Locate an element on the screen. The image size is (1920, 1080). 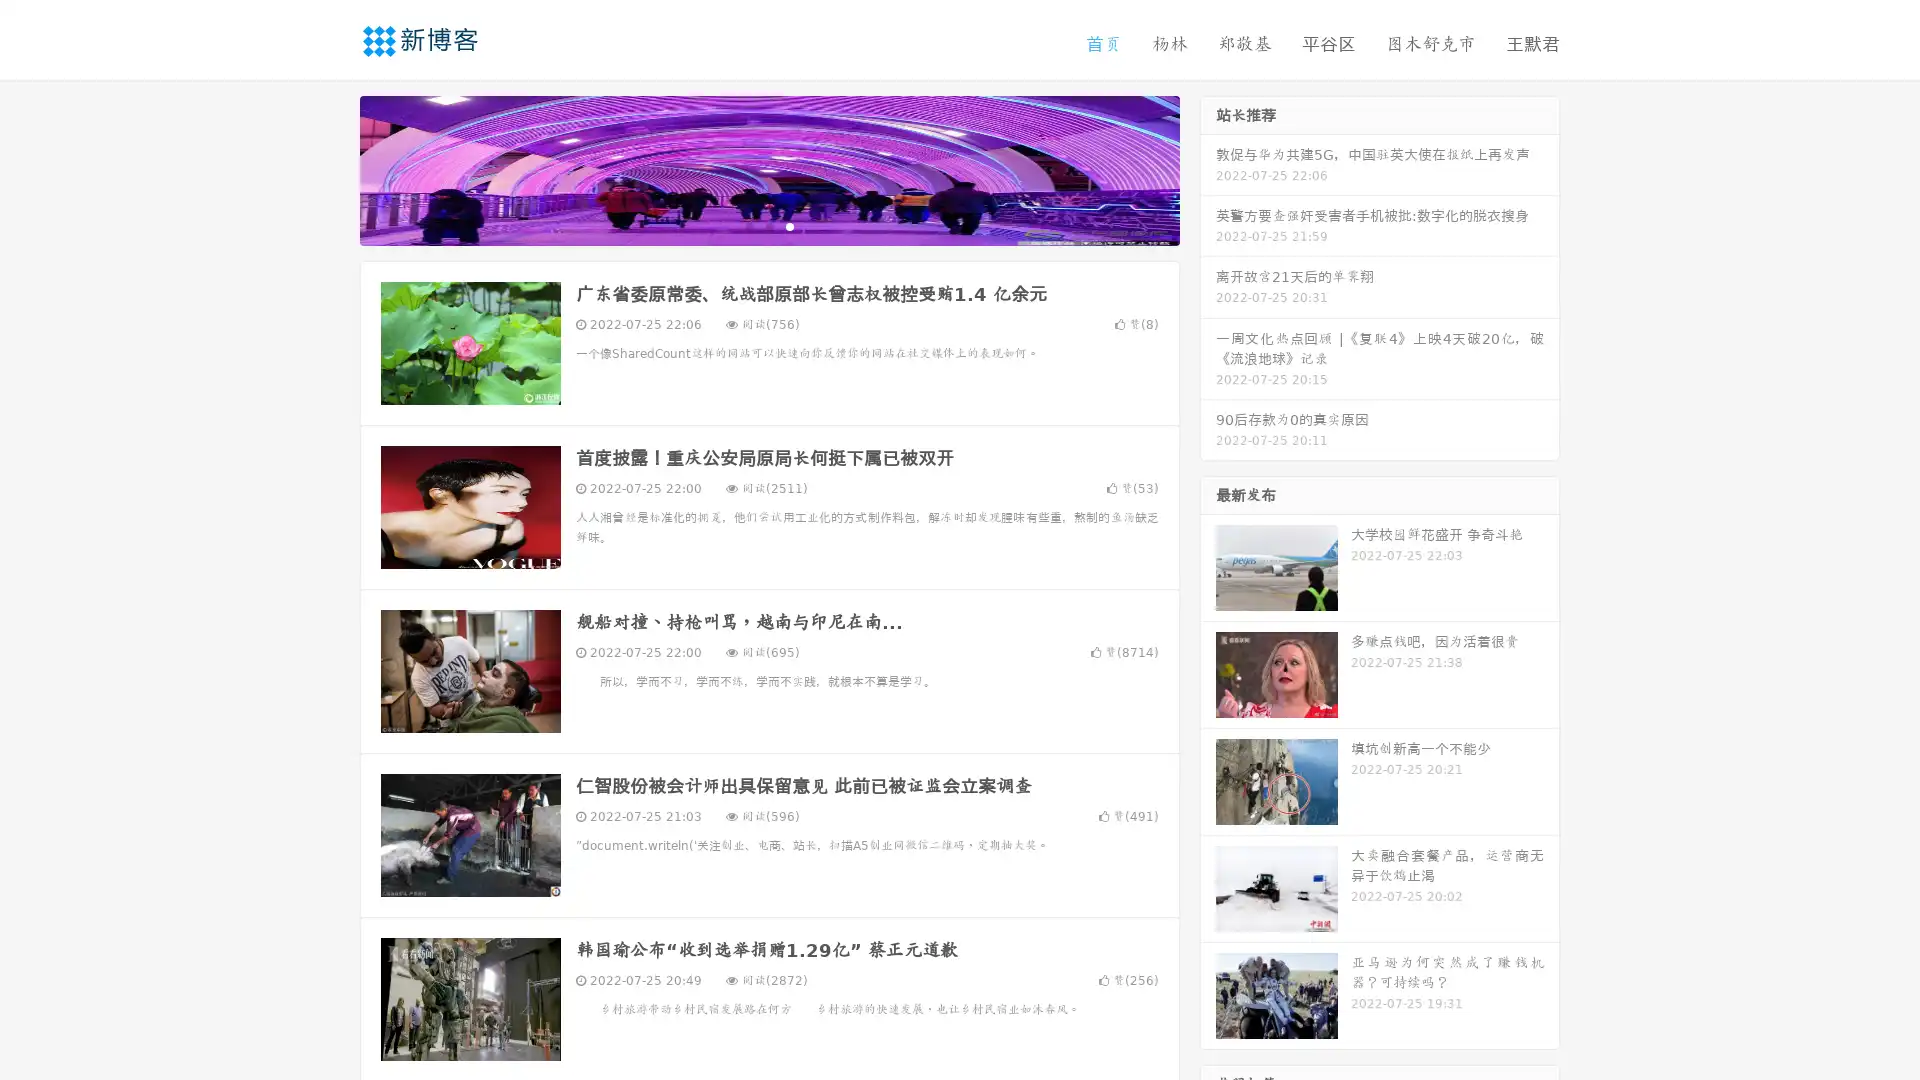
Previous slide is located at coordinates (330, 168).